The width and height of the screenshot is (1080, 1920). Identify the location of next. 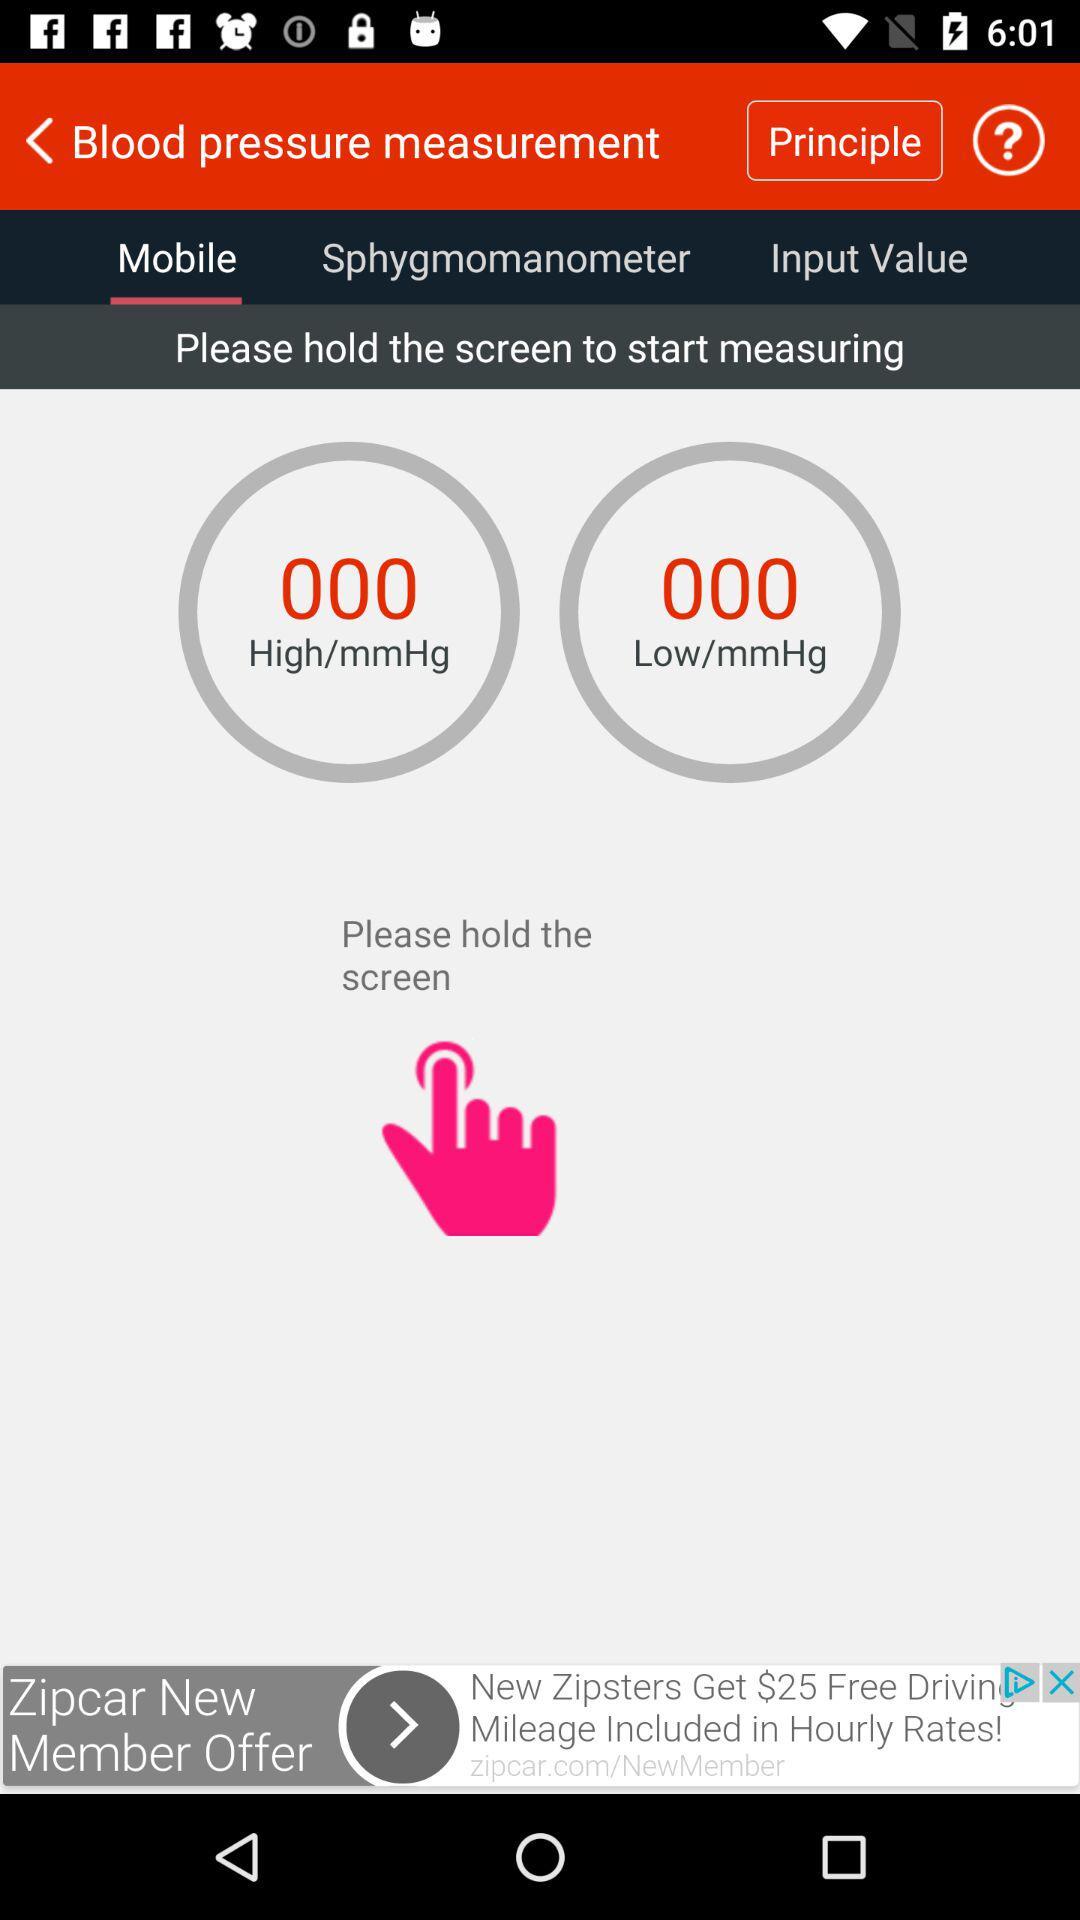
(540, 1727).